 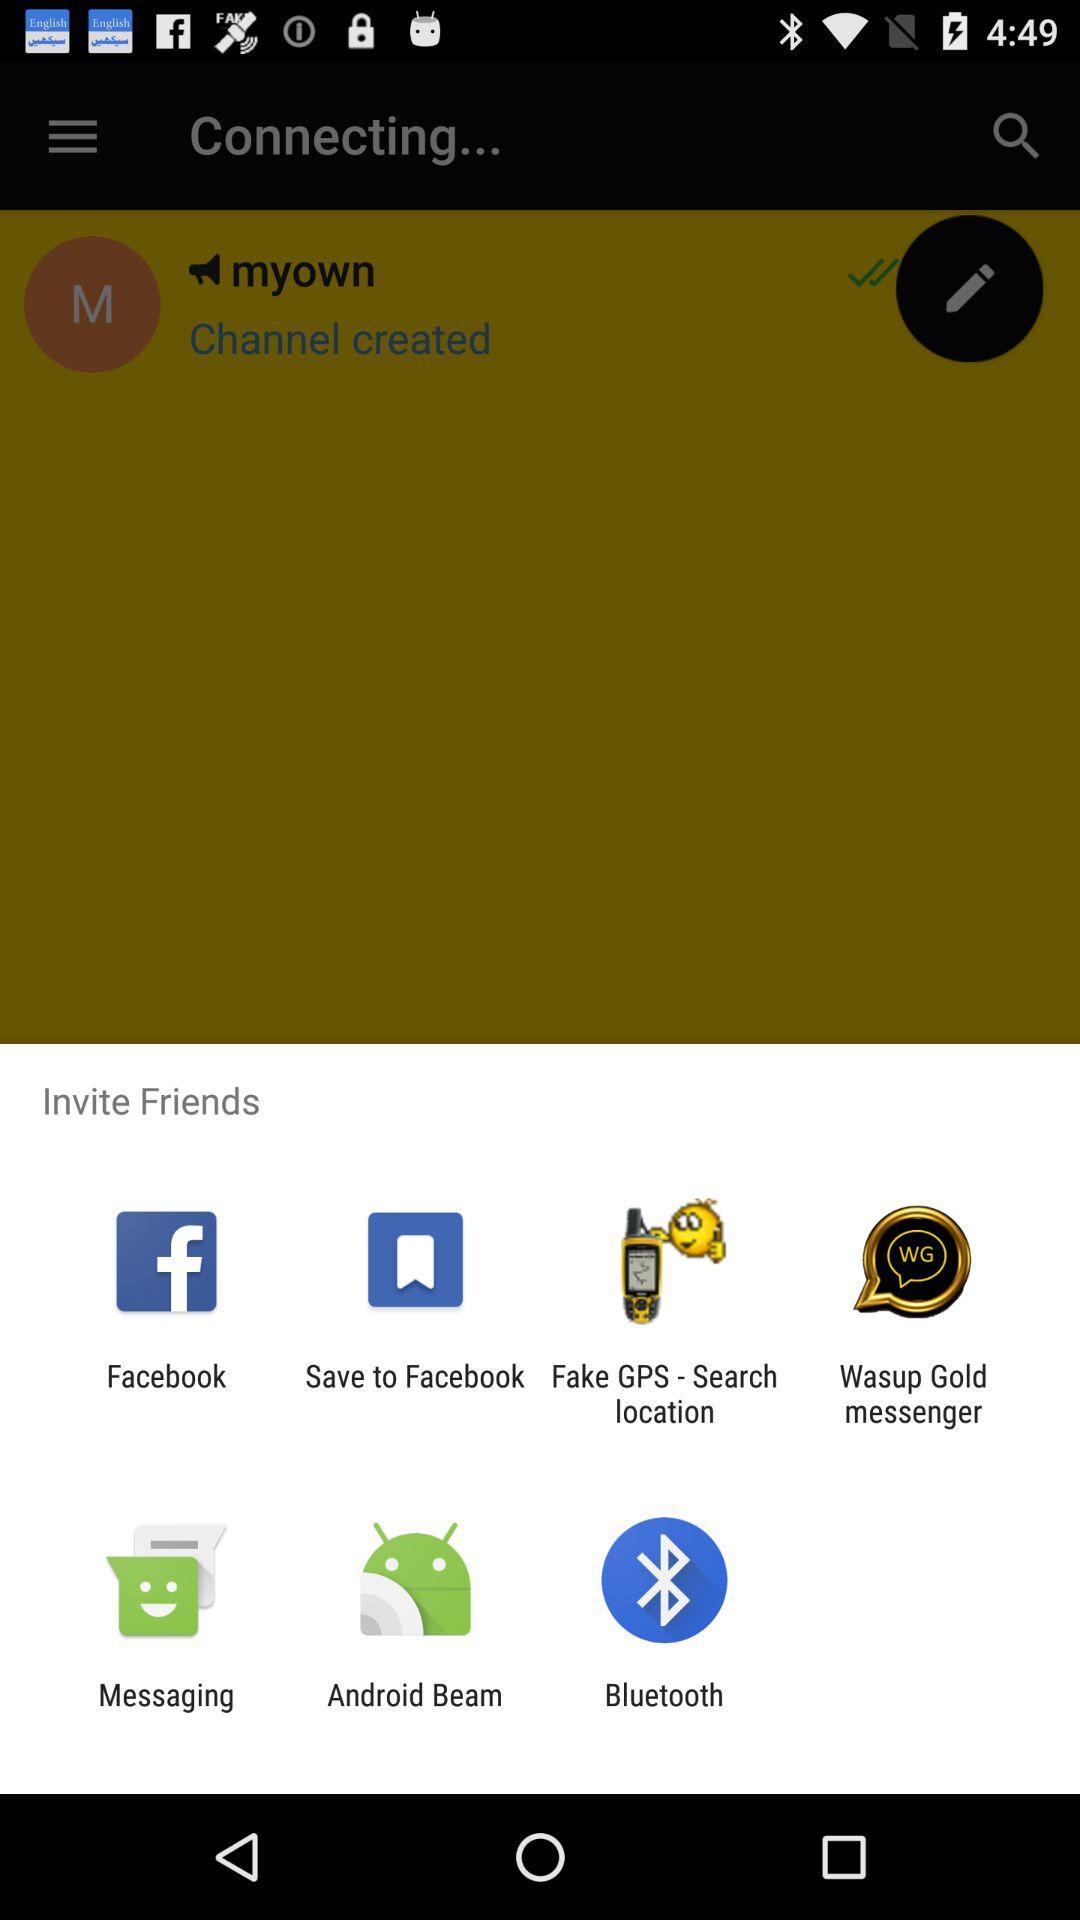 What do you see at coordinates (165, 1711) in the screenshot?
I see `the app to the left of the android beam app` at bounding box center [165, 1711].